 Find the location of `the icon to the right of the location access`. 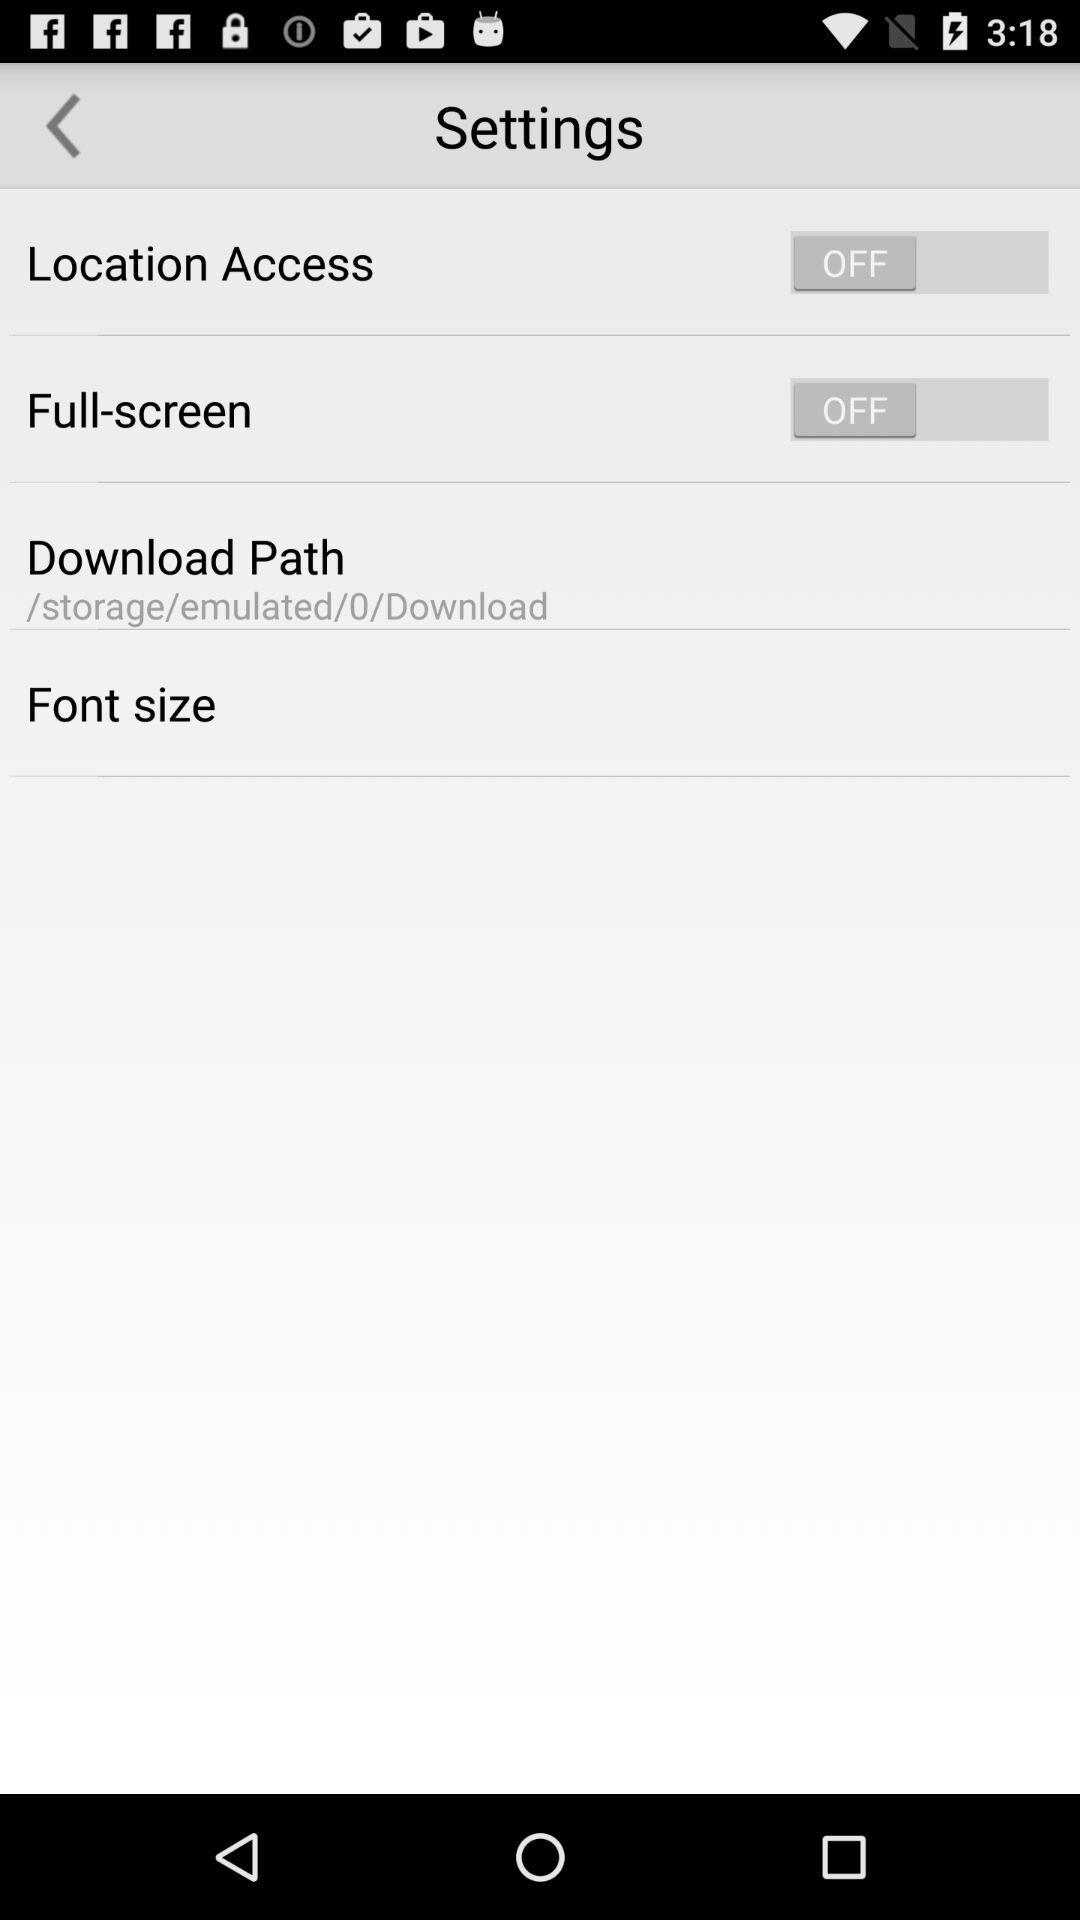

the icon to the right of the location access is located at coordinates (919, 261).